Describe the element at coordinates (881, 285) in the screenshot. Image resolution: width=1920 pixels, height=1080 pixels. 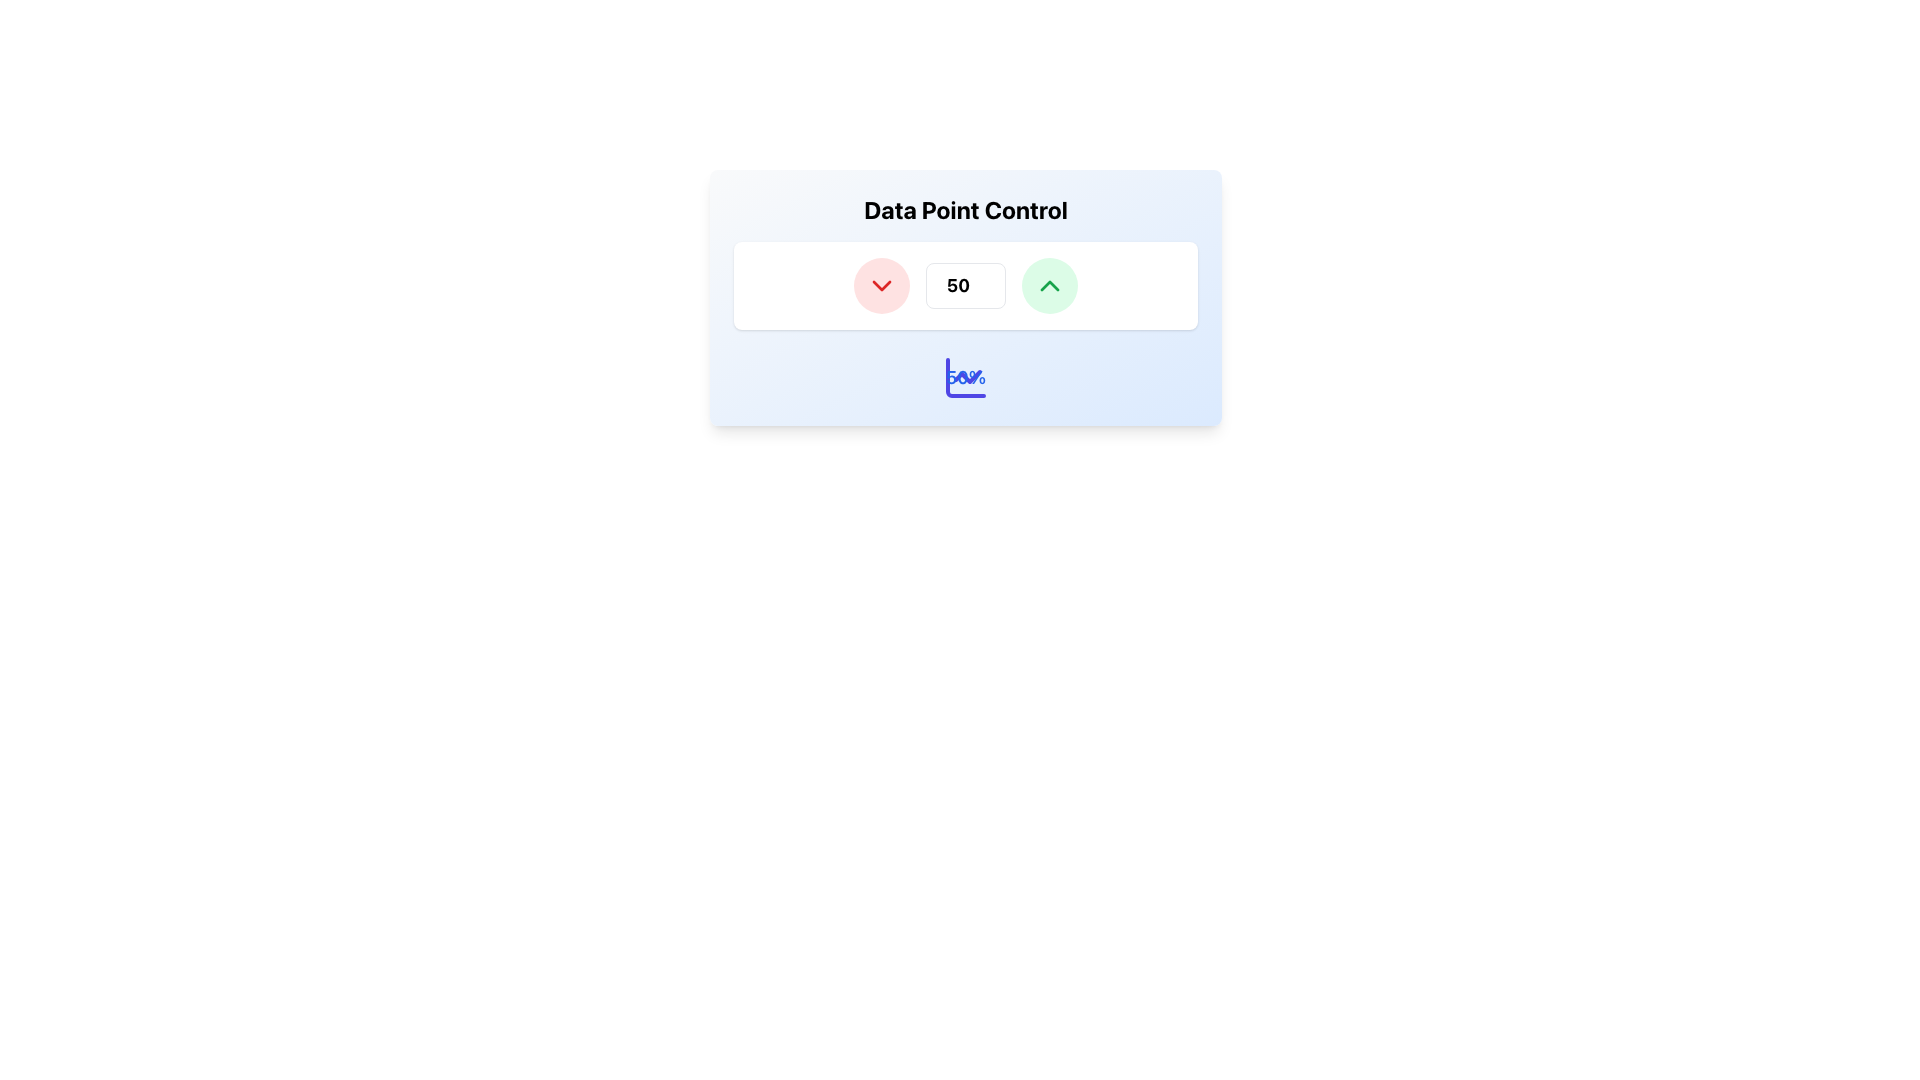
I see `the downward chevron button located to the left of the input field displaying '50' to decrease the value` at that location.